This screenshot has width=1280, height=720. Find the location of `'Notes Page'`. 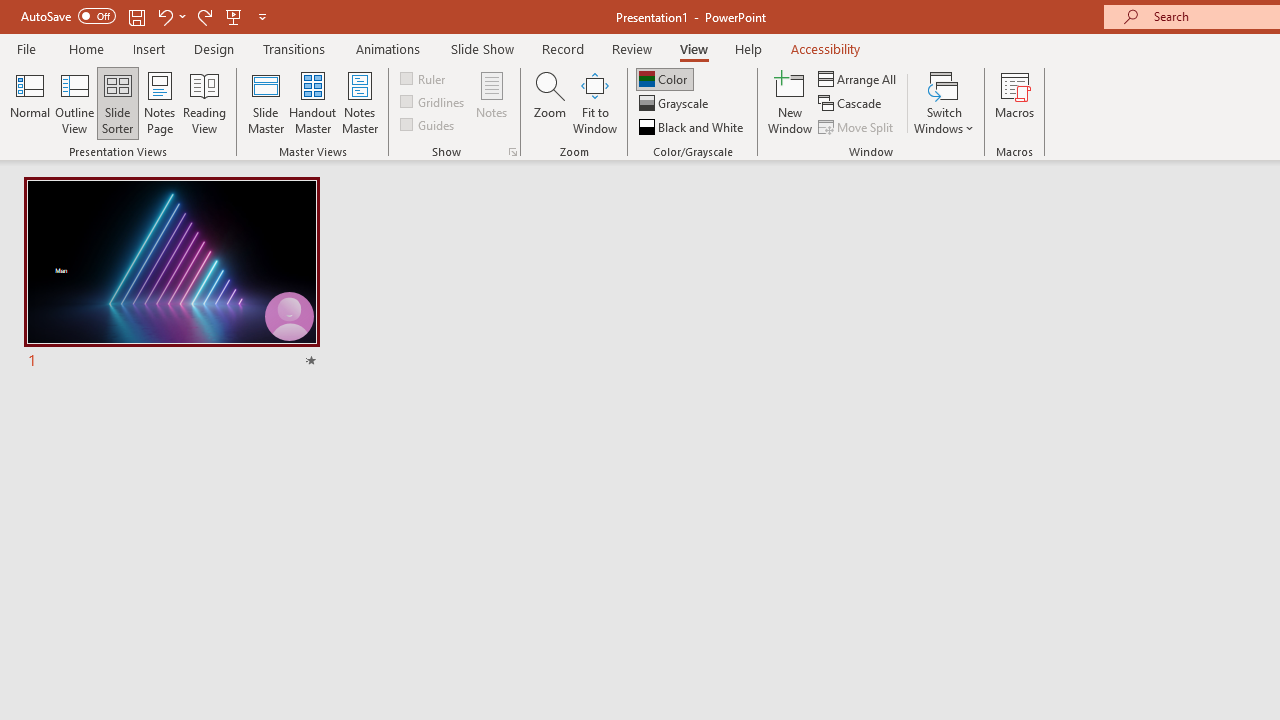

'Notes Page' is located at coordinates (160, 103).